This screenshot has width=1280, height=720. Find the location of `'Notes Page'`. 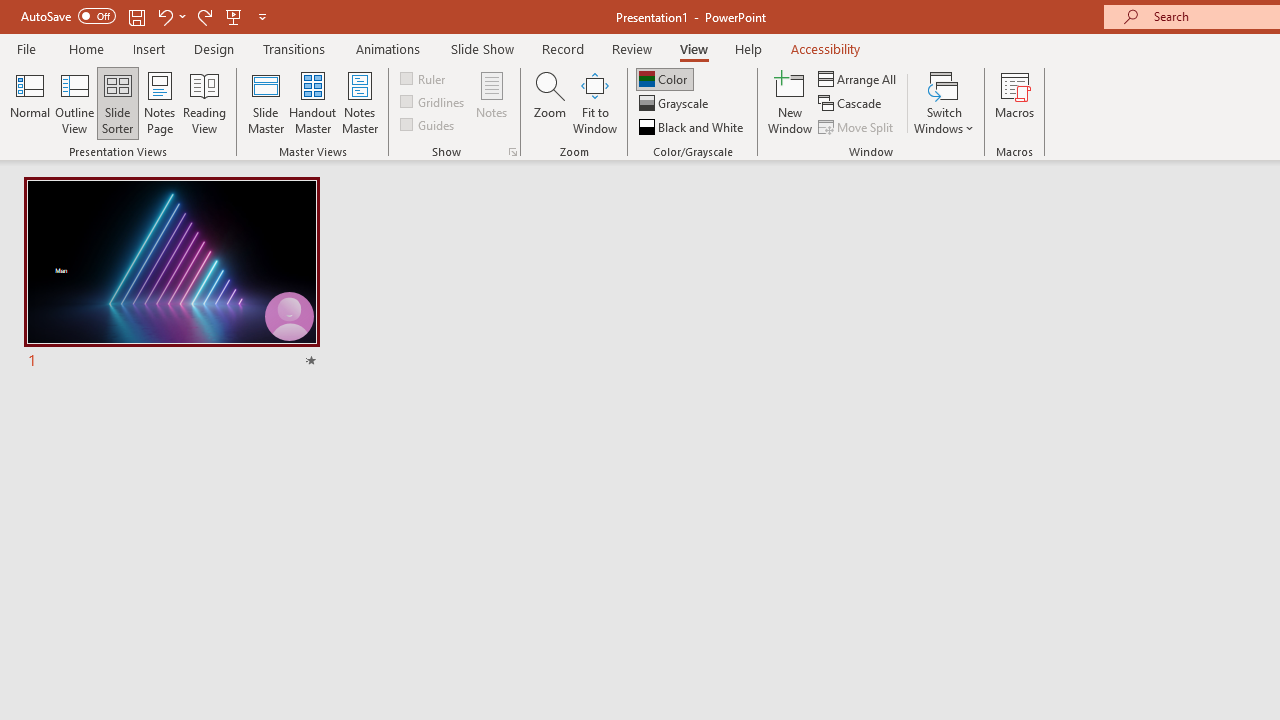

'Notes Page' is located at coordinates (160, 103).